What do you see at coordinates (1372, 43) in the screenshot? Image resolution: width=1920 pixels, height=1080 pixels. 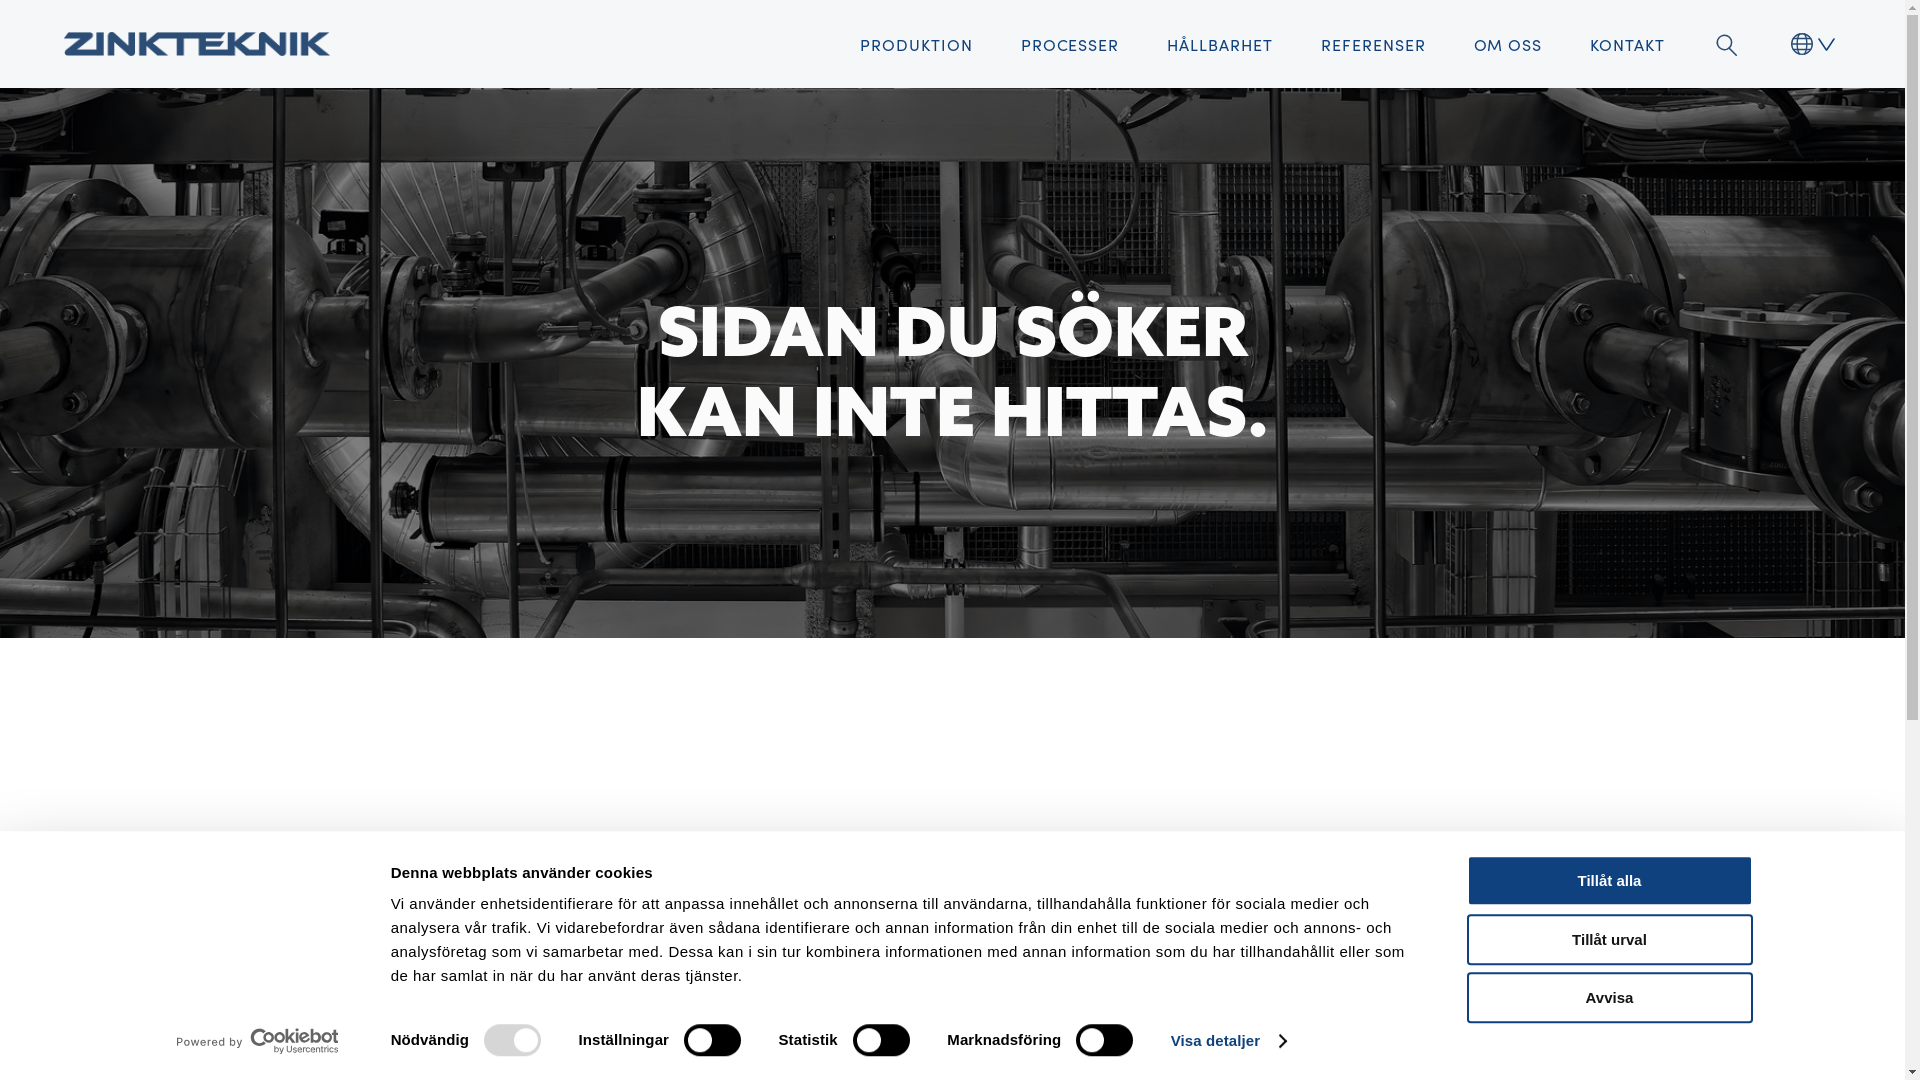 I see `'REFERENSER'` at bounding box center [1372, 43].